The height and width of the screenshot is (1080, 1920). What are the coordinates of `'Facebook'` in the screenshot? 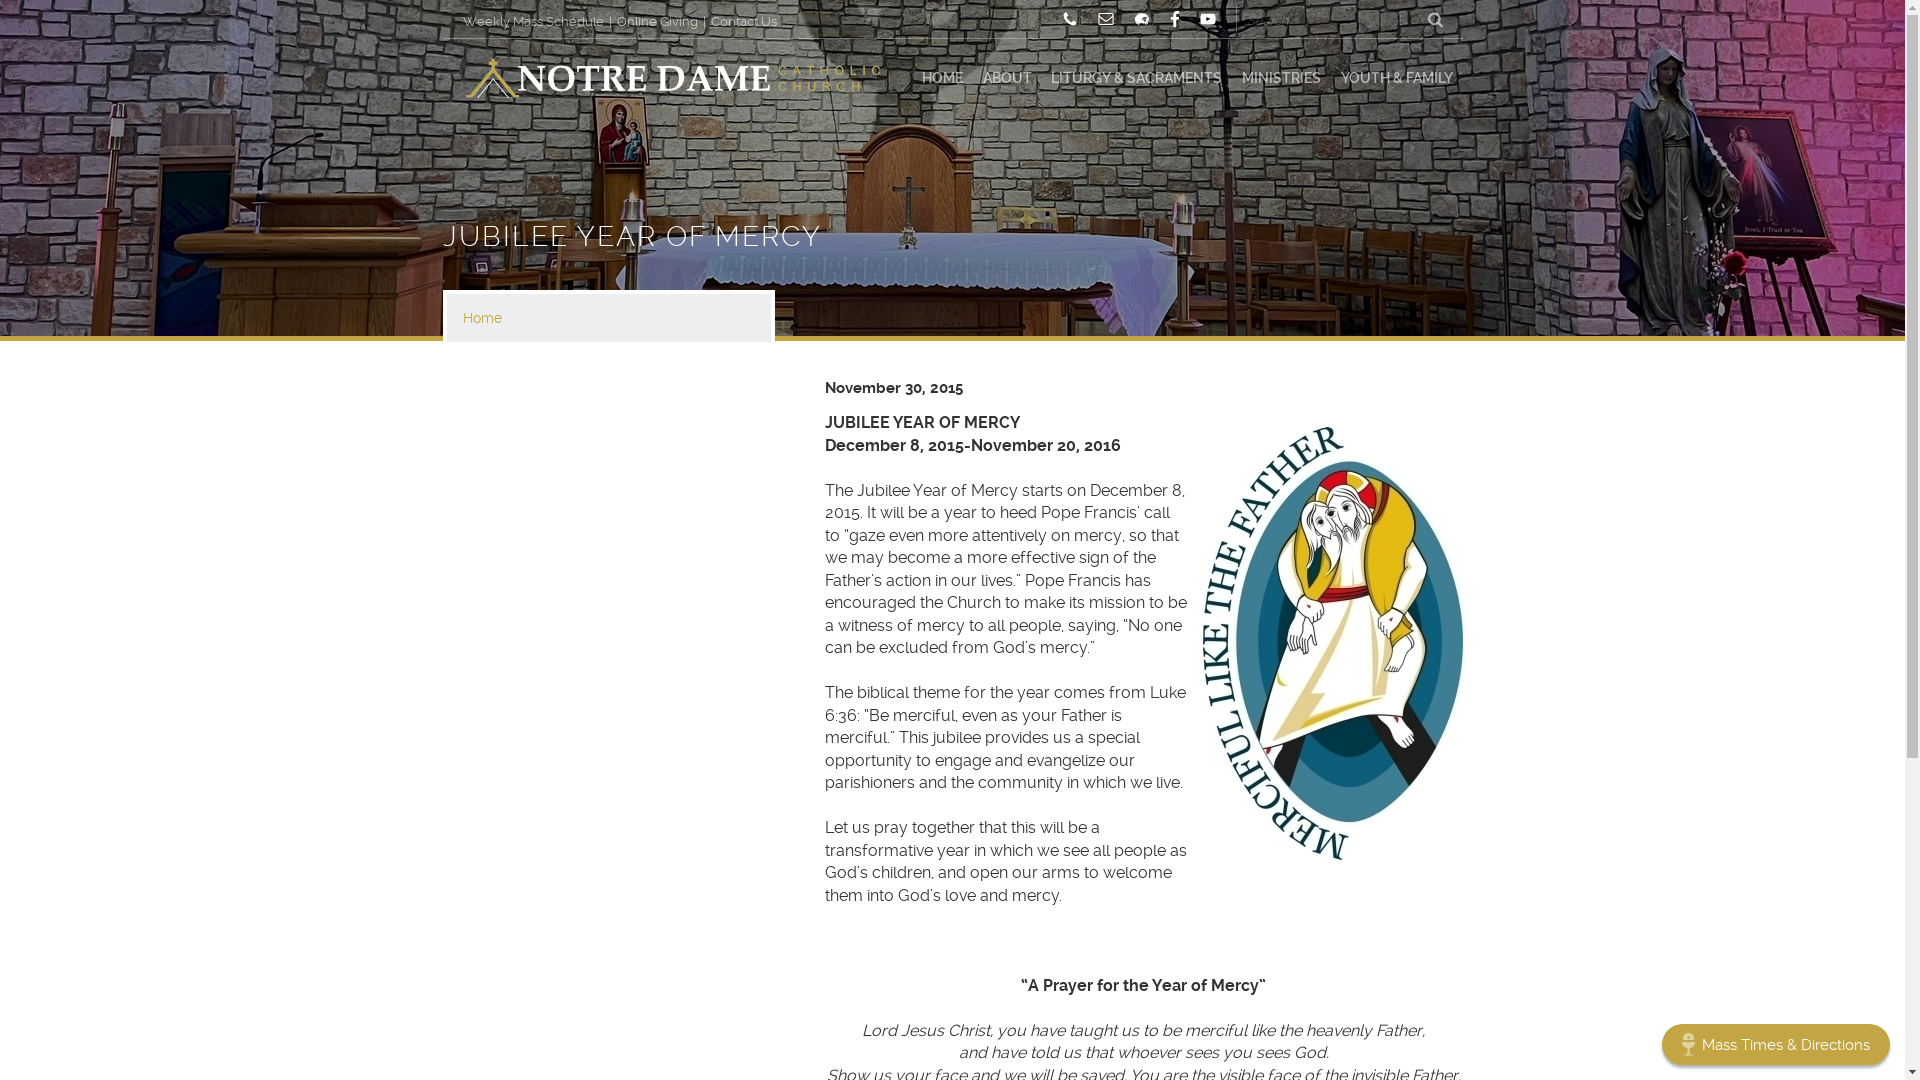 It's located at (1175, 19).